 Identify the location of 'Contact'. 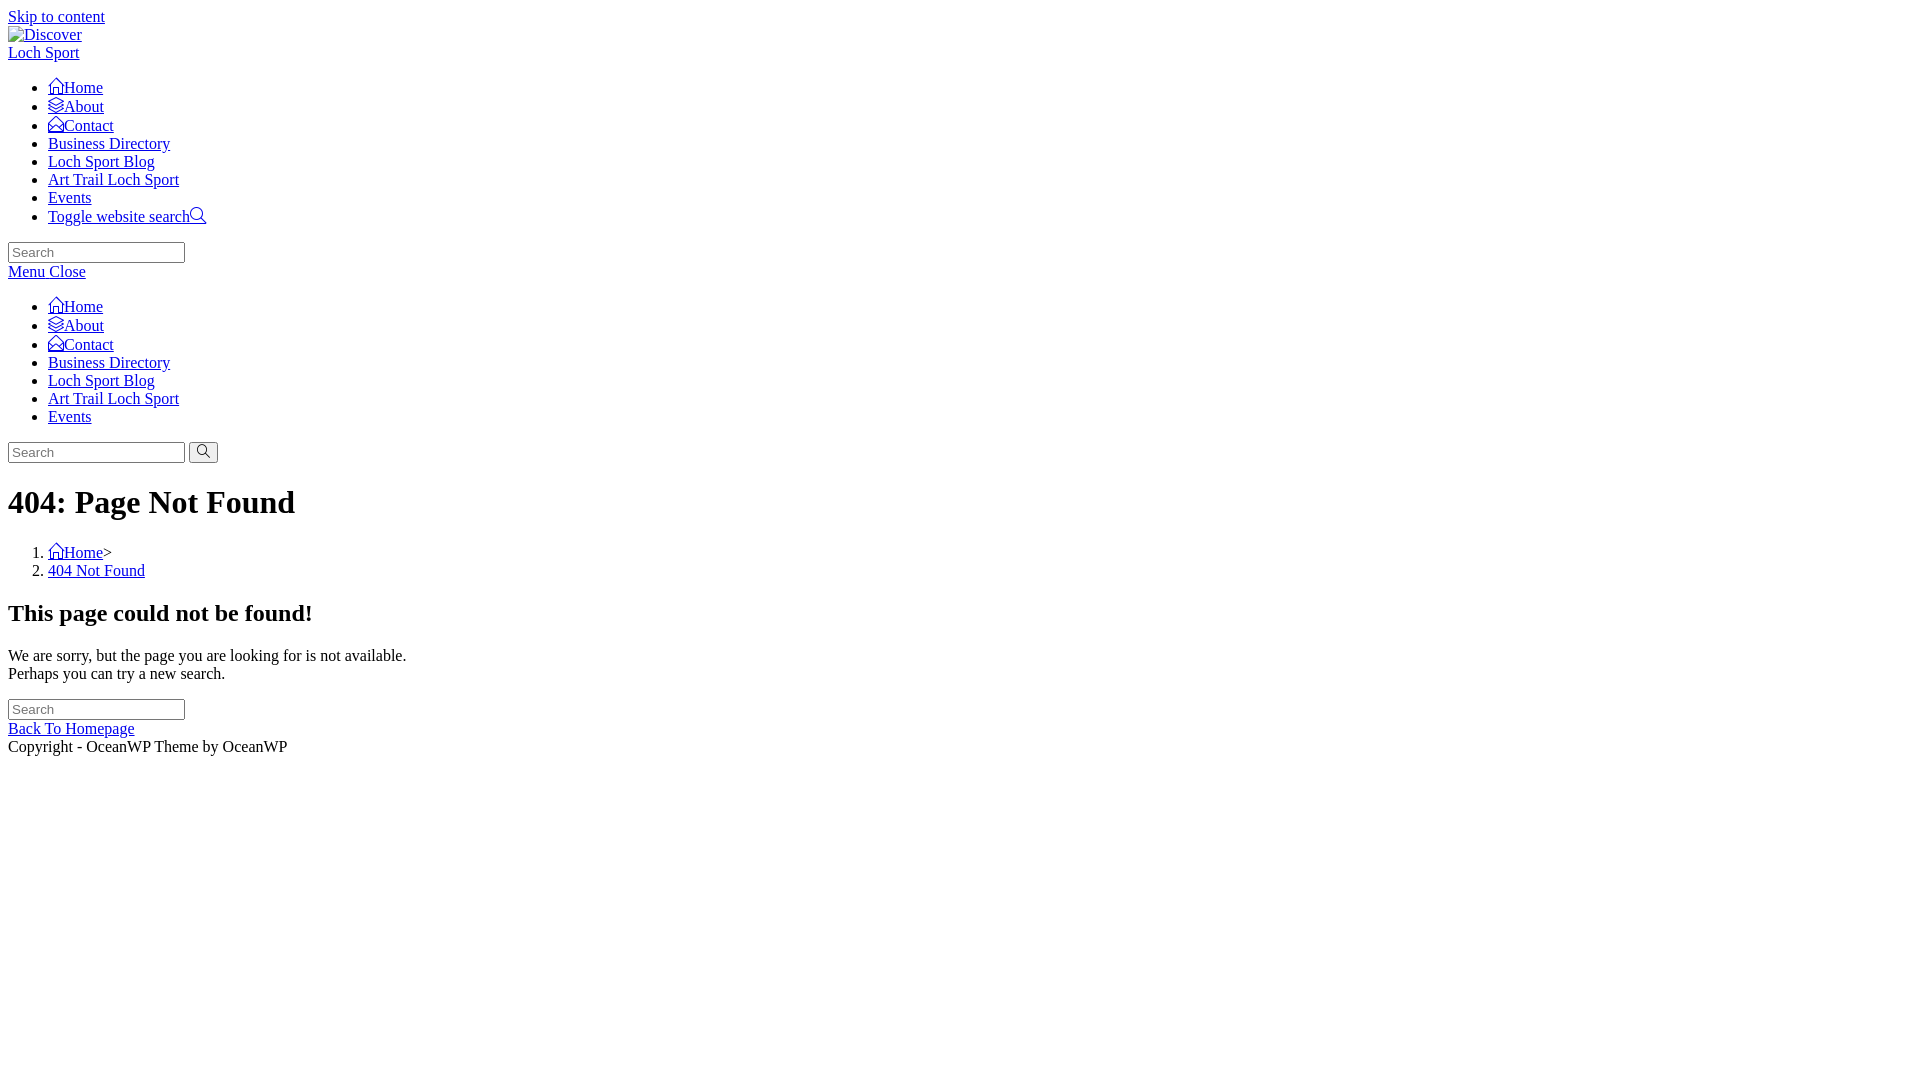
(48, 125).